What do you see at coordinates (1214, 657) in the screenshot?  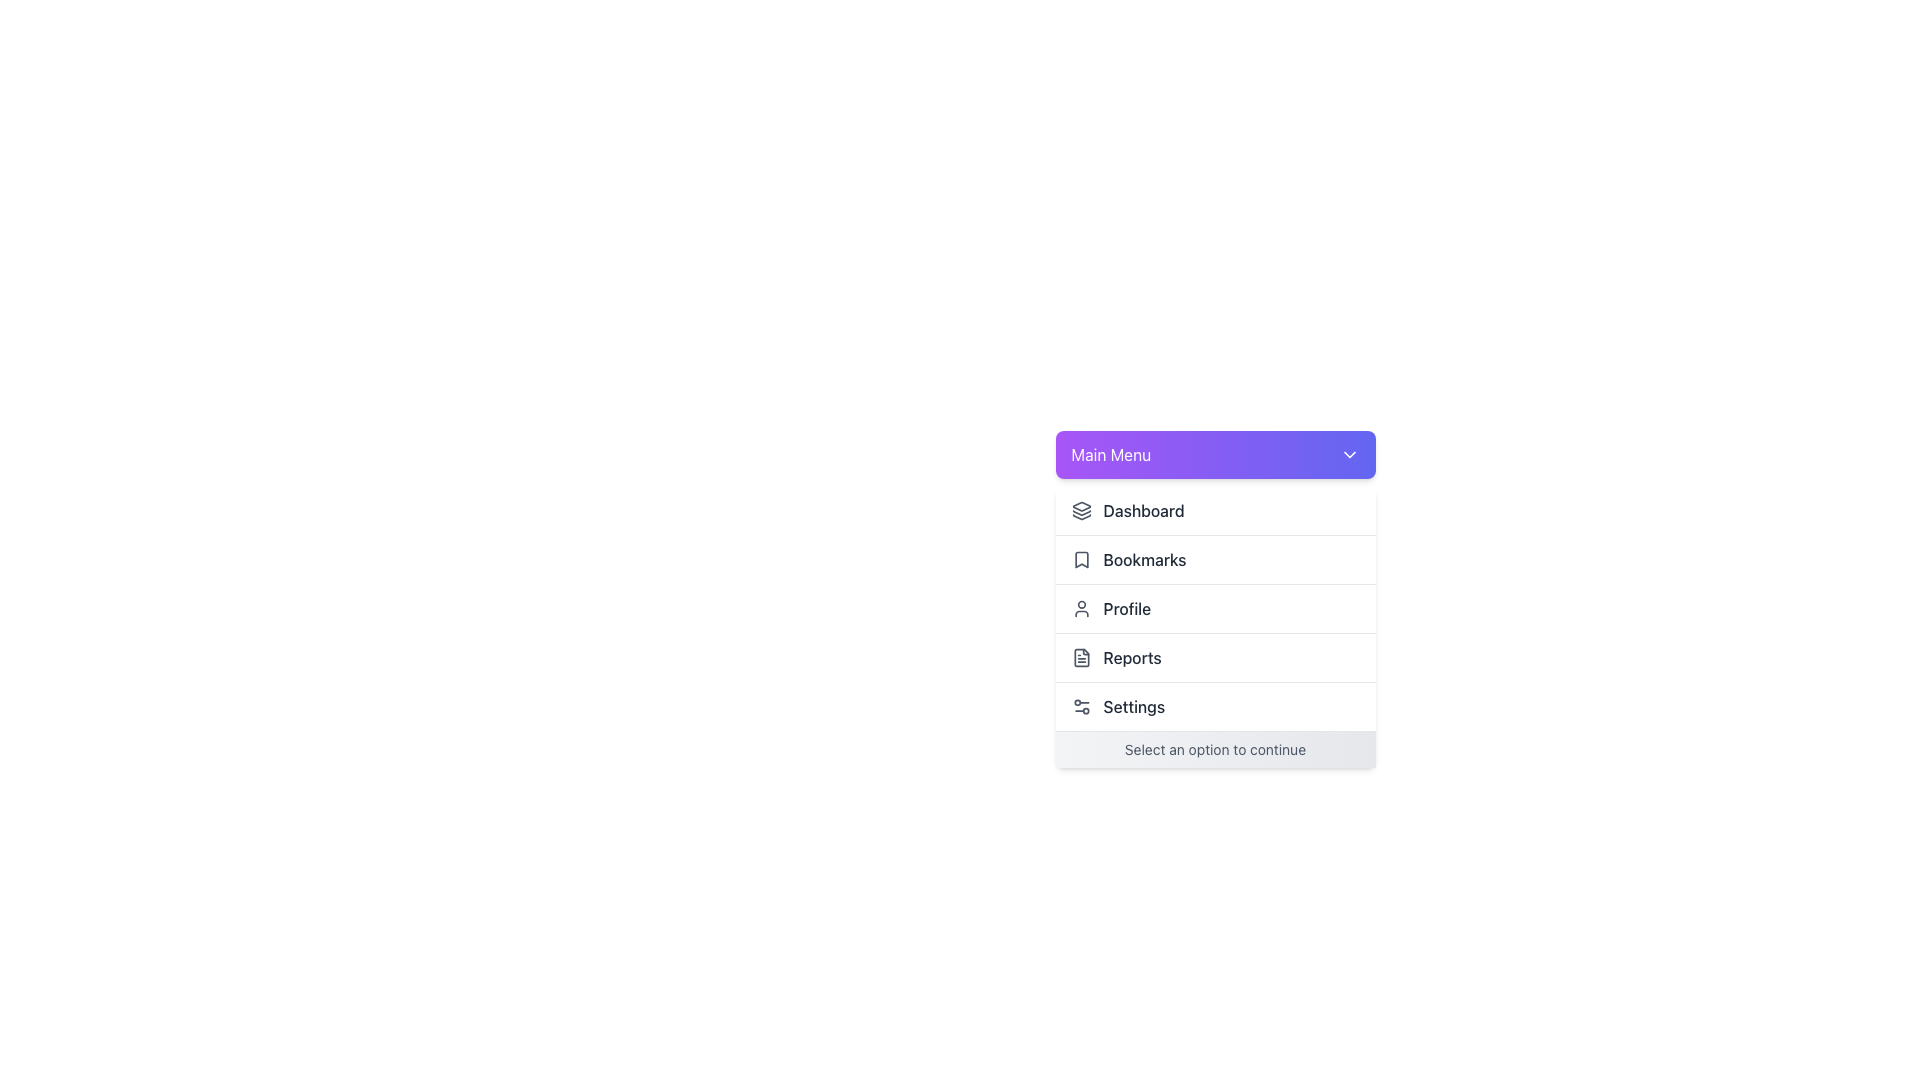 I see `the fourth menu option labeled 'Reports' in the 'Main Menu' section, which is located between 'Profile' and 'Settings'` at bounding box center [1214, 657].